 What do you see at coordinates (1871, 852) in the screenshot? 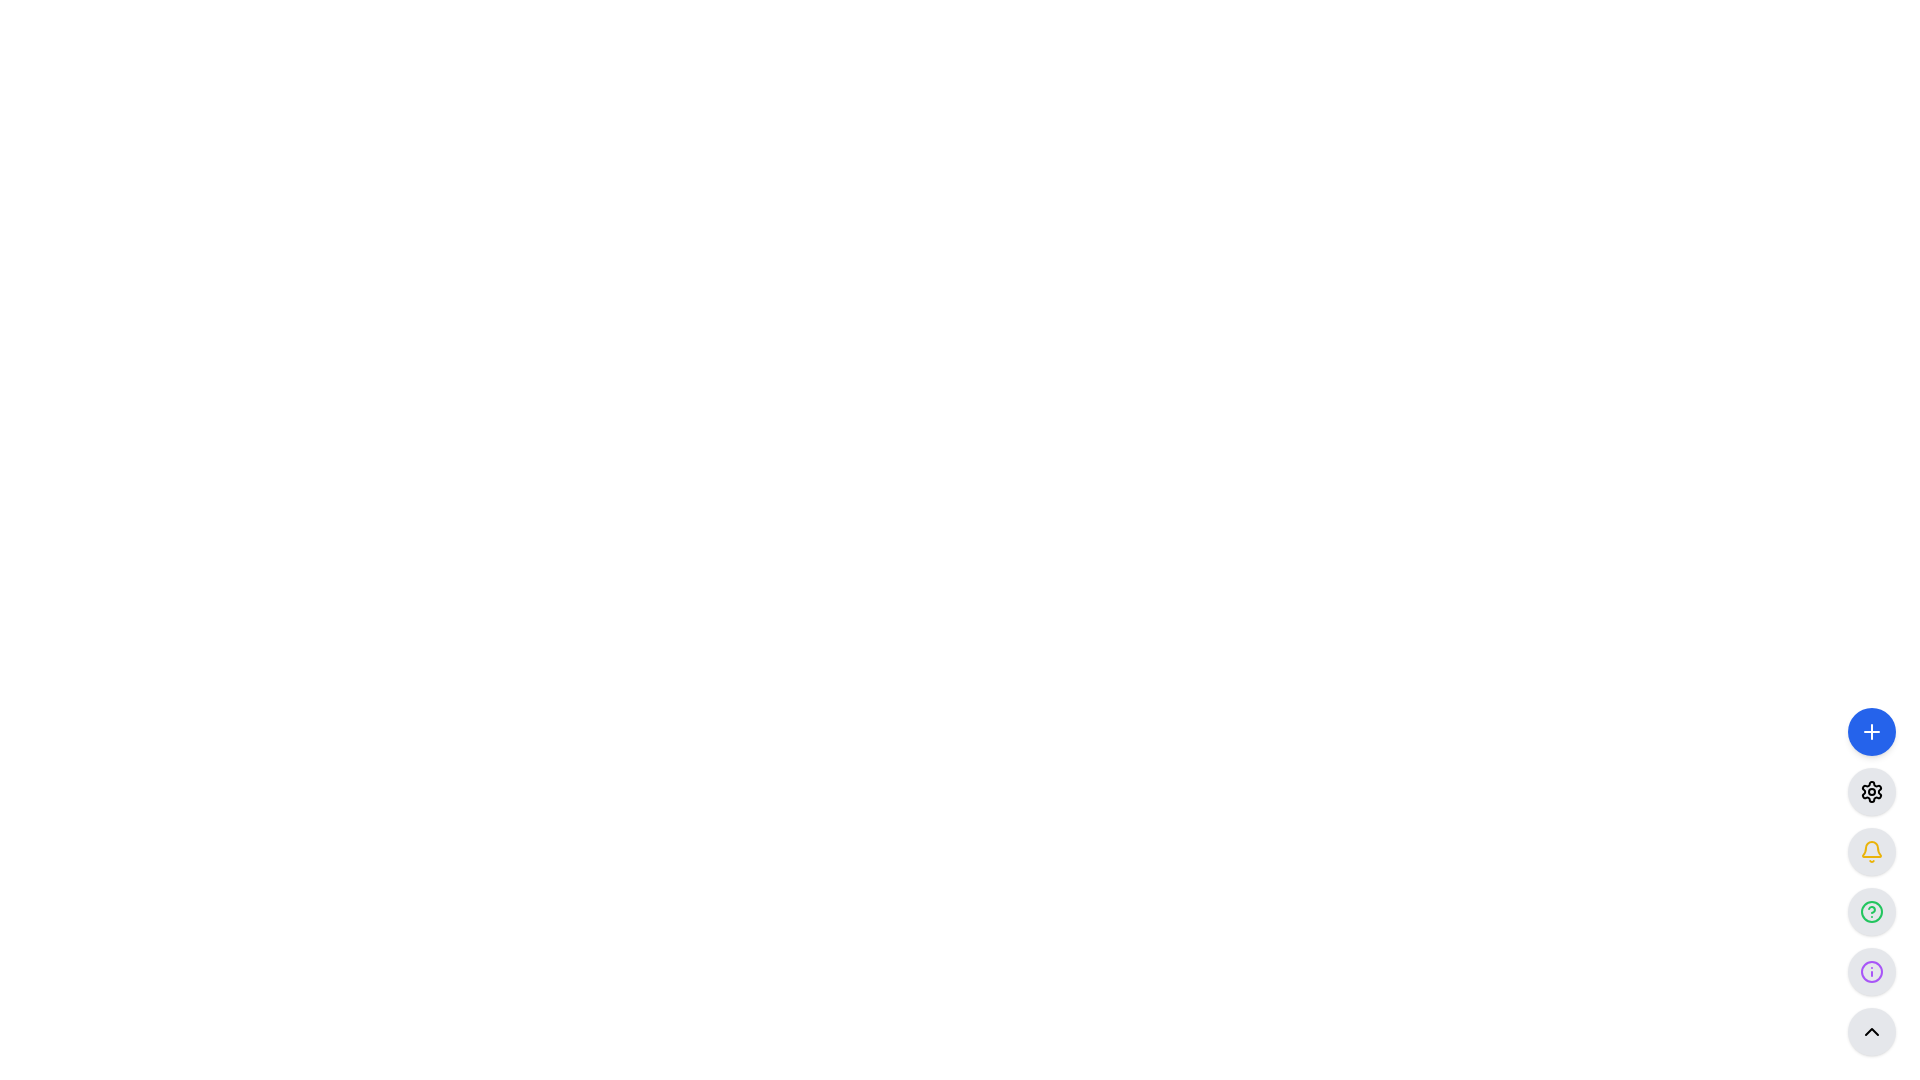
I see `the notifications icon, which is a circular button with a light gray background located in the third slot of the vertical menu on the right side` at bounding box center [1871, 852].